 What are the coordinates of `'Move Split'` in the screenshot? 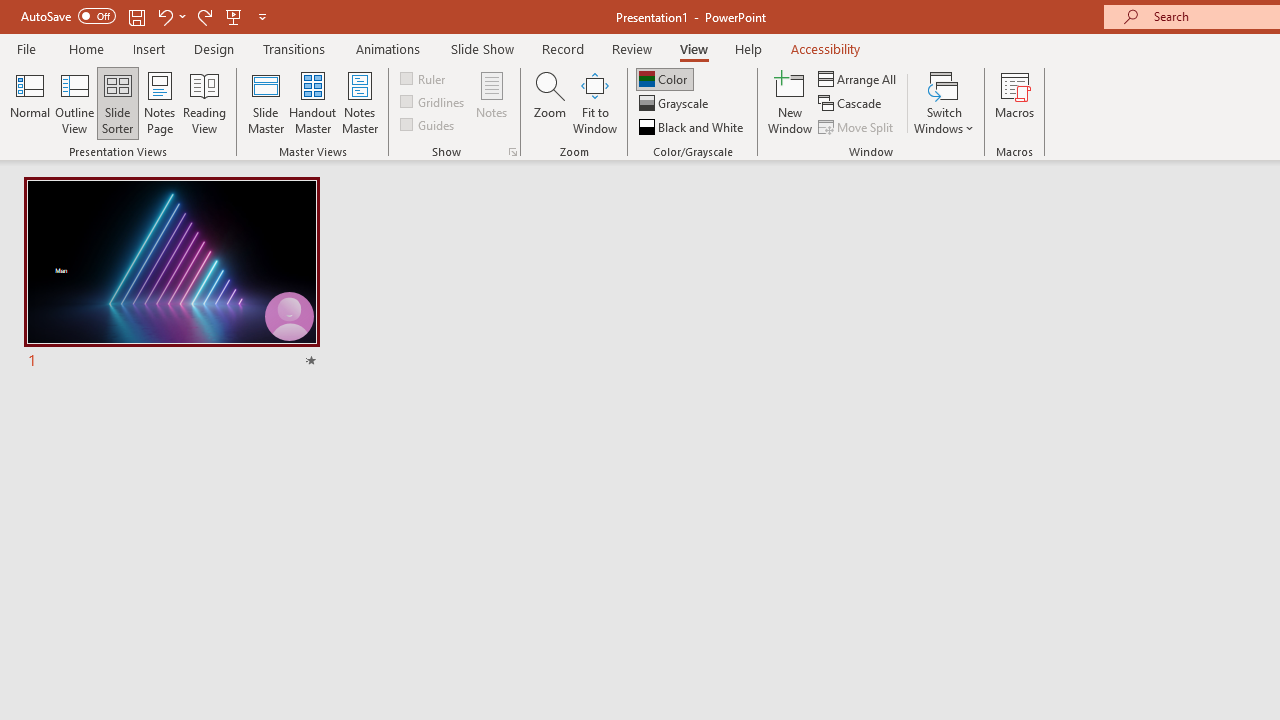 It's located at (857, 127).